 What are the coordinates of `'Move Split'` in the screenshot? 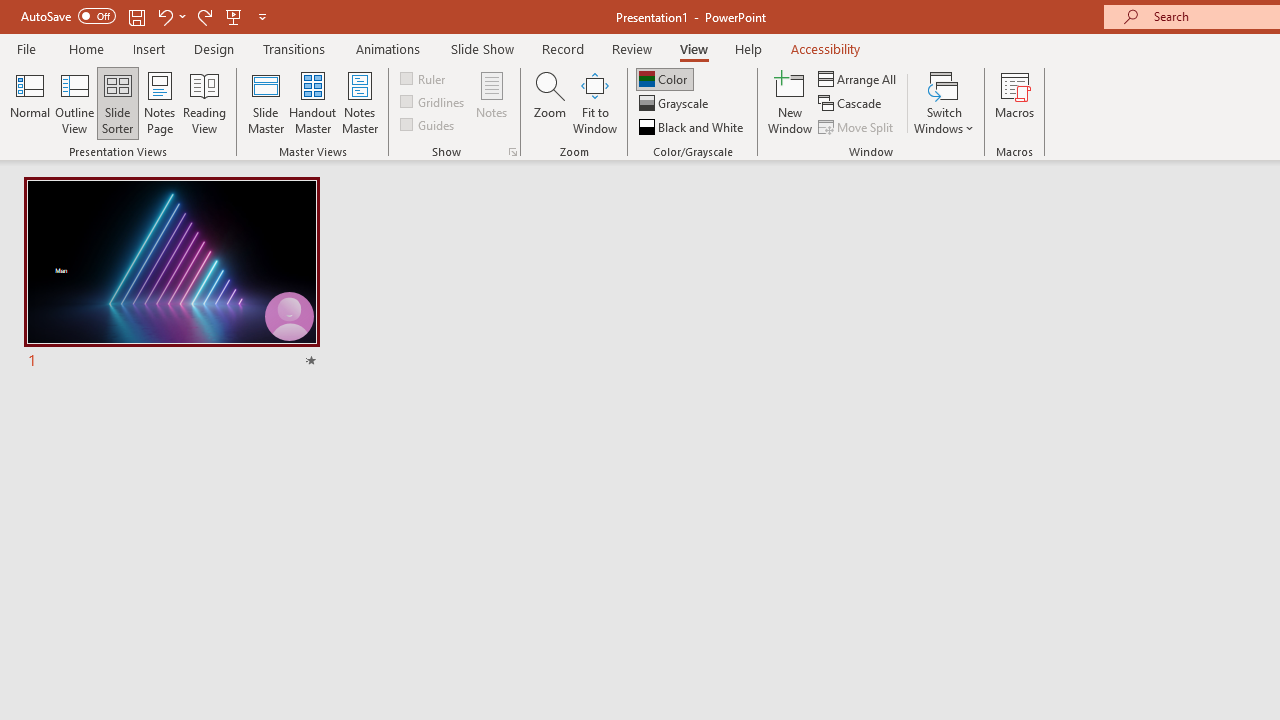 It's located at (857, 127).